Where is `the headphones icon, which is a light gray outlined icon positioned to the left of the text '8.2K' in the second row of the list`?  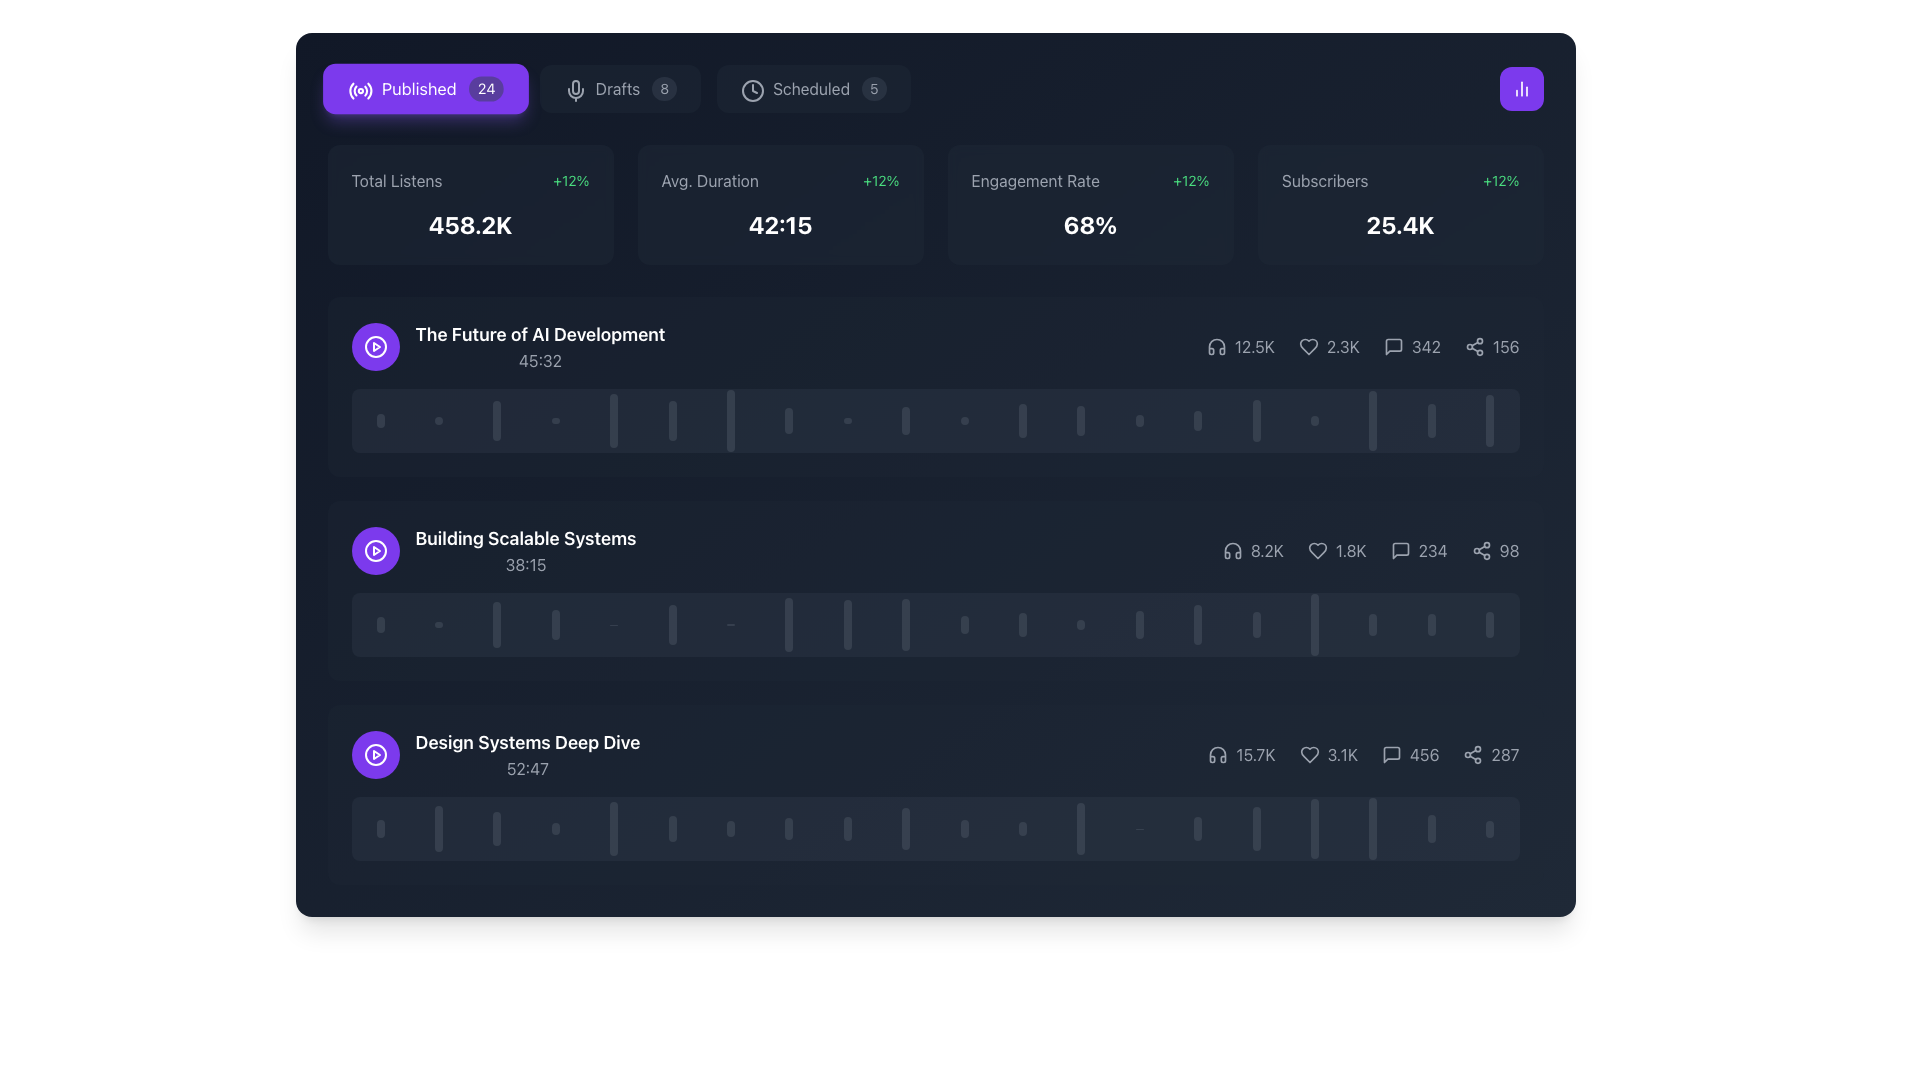
the headphones icon, which is a light gray outlined icon positioned to the left of the text '8.2K' in the second row of the list is located at coordinates (1231, 551).